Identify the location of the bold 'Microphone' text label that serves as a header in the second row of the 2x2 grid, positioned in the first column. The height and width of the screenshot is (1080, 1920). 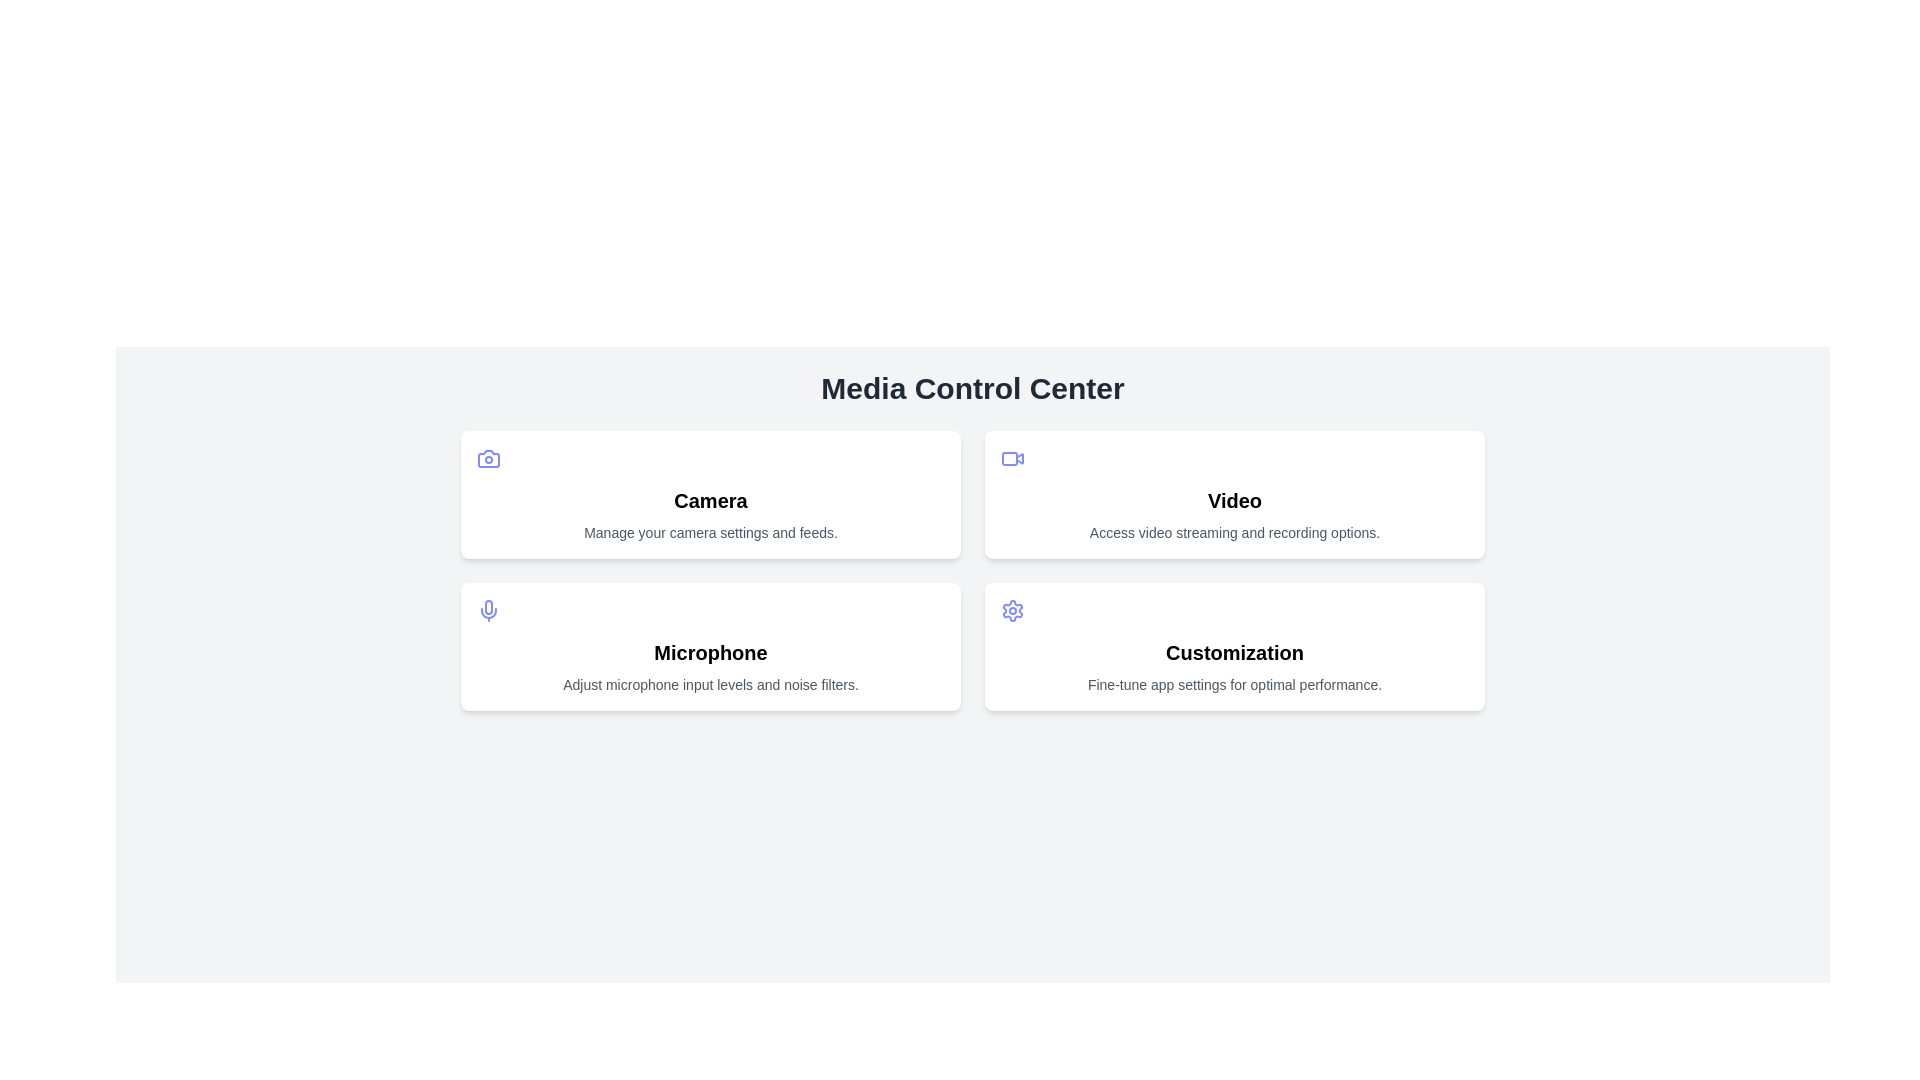
(710, 652).